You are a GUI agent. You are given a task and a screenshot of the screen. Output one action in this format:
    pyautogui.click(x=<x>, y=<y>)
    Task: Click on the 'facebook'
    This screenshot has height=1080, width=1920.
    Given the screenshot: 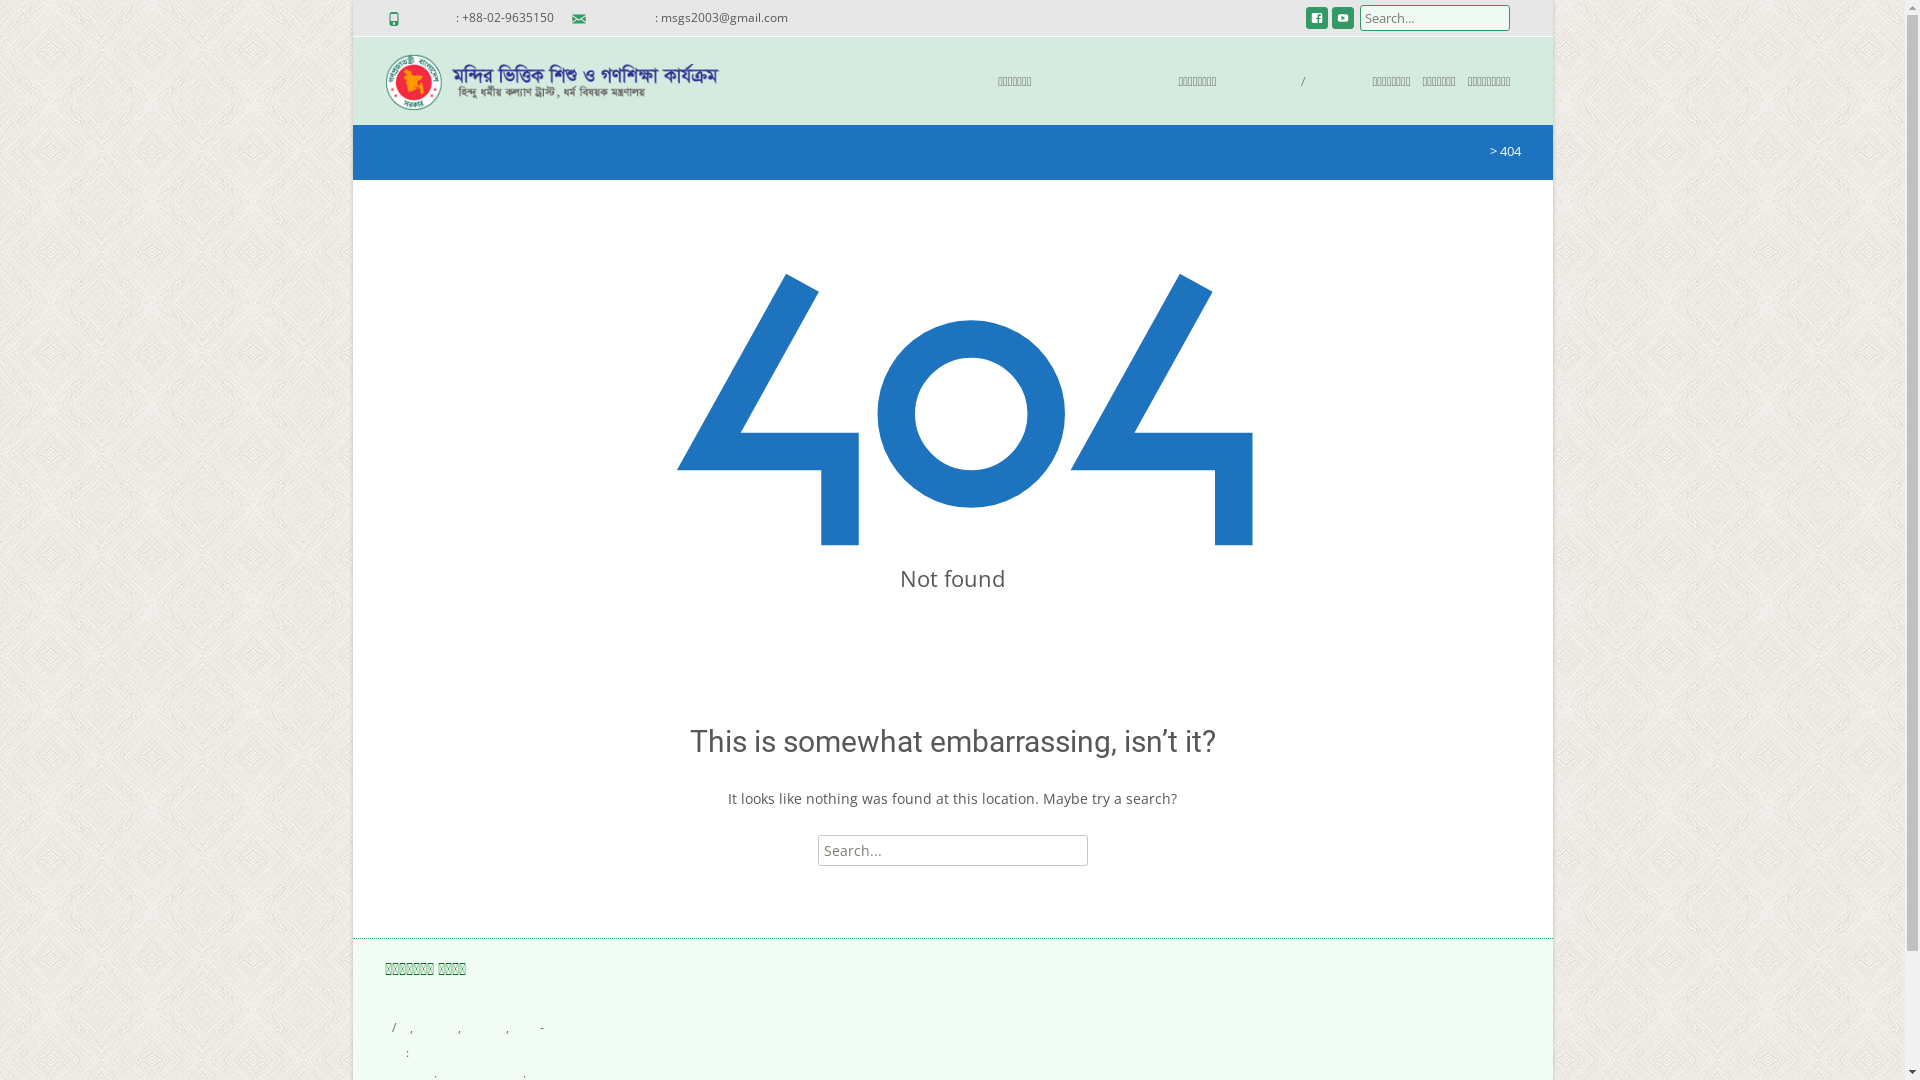 What is the action you would take?
    pyautogui.click(x=1316, y=24)
    